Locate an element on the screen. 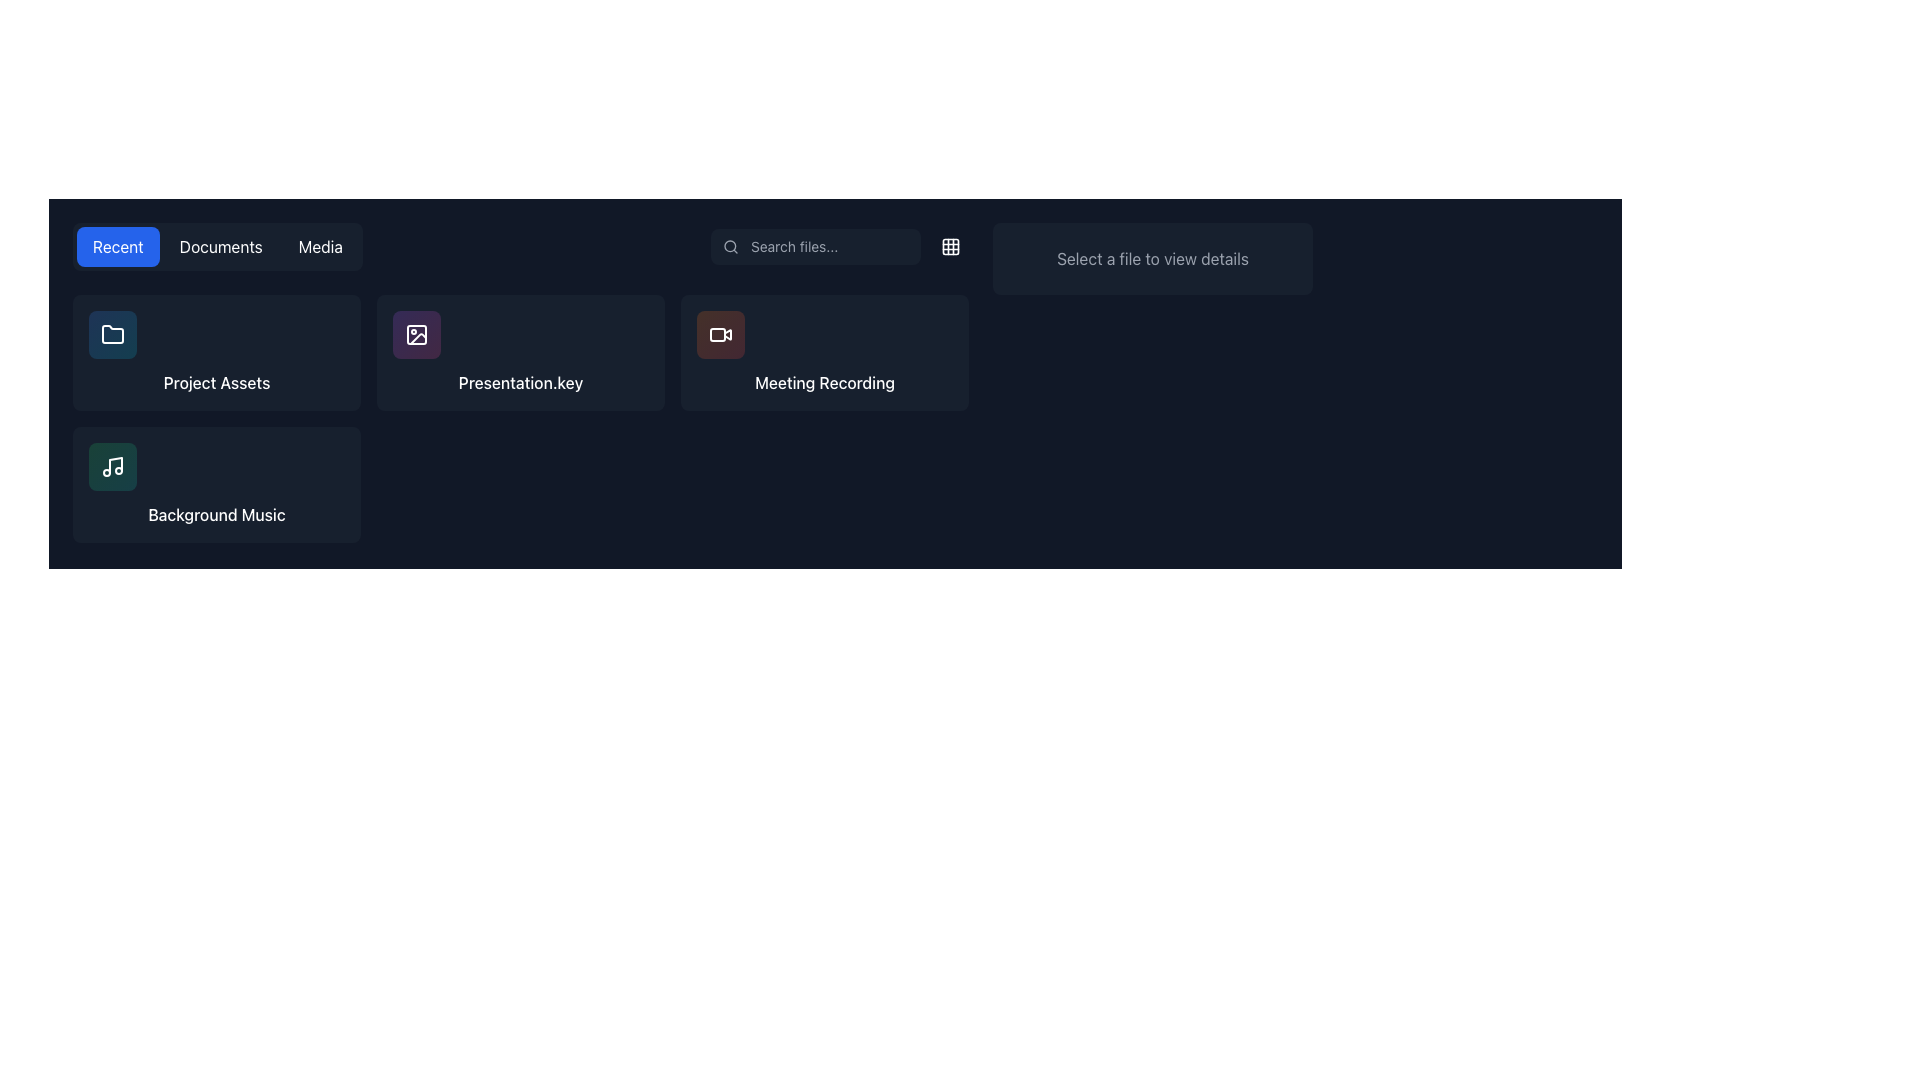 The width and height of the screenshot is (1920, 1080). the icon button representing 'Project Assets' located in the top-left cell of a two-row grid layout is located at coordinates (112, 334).